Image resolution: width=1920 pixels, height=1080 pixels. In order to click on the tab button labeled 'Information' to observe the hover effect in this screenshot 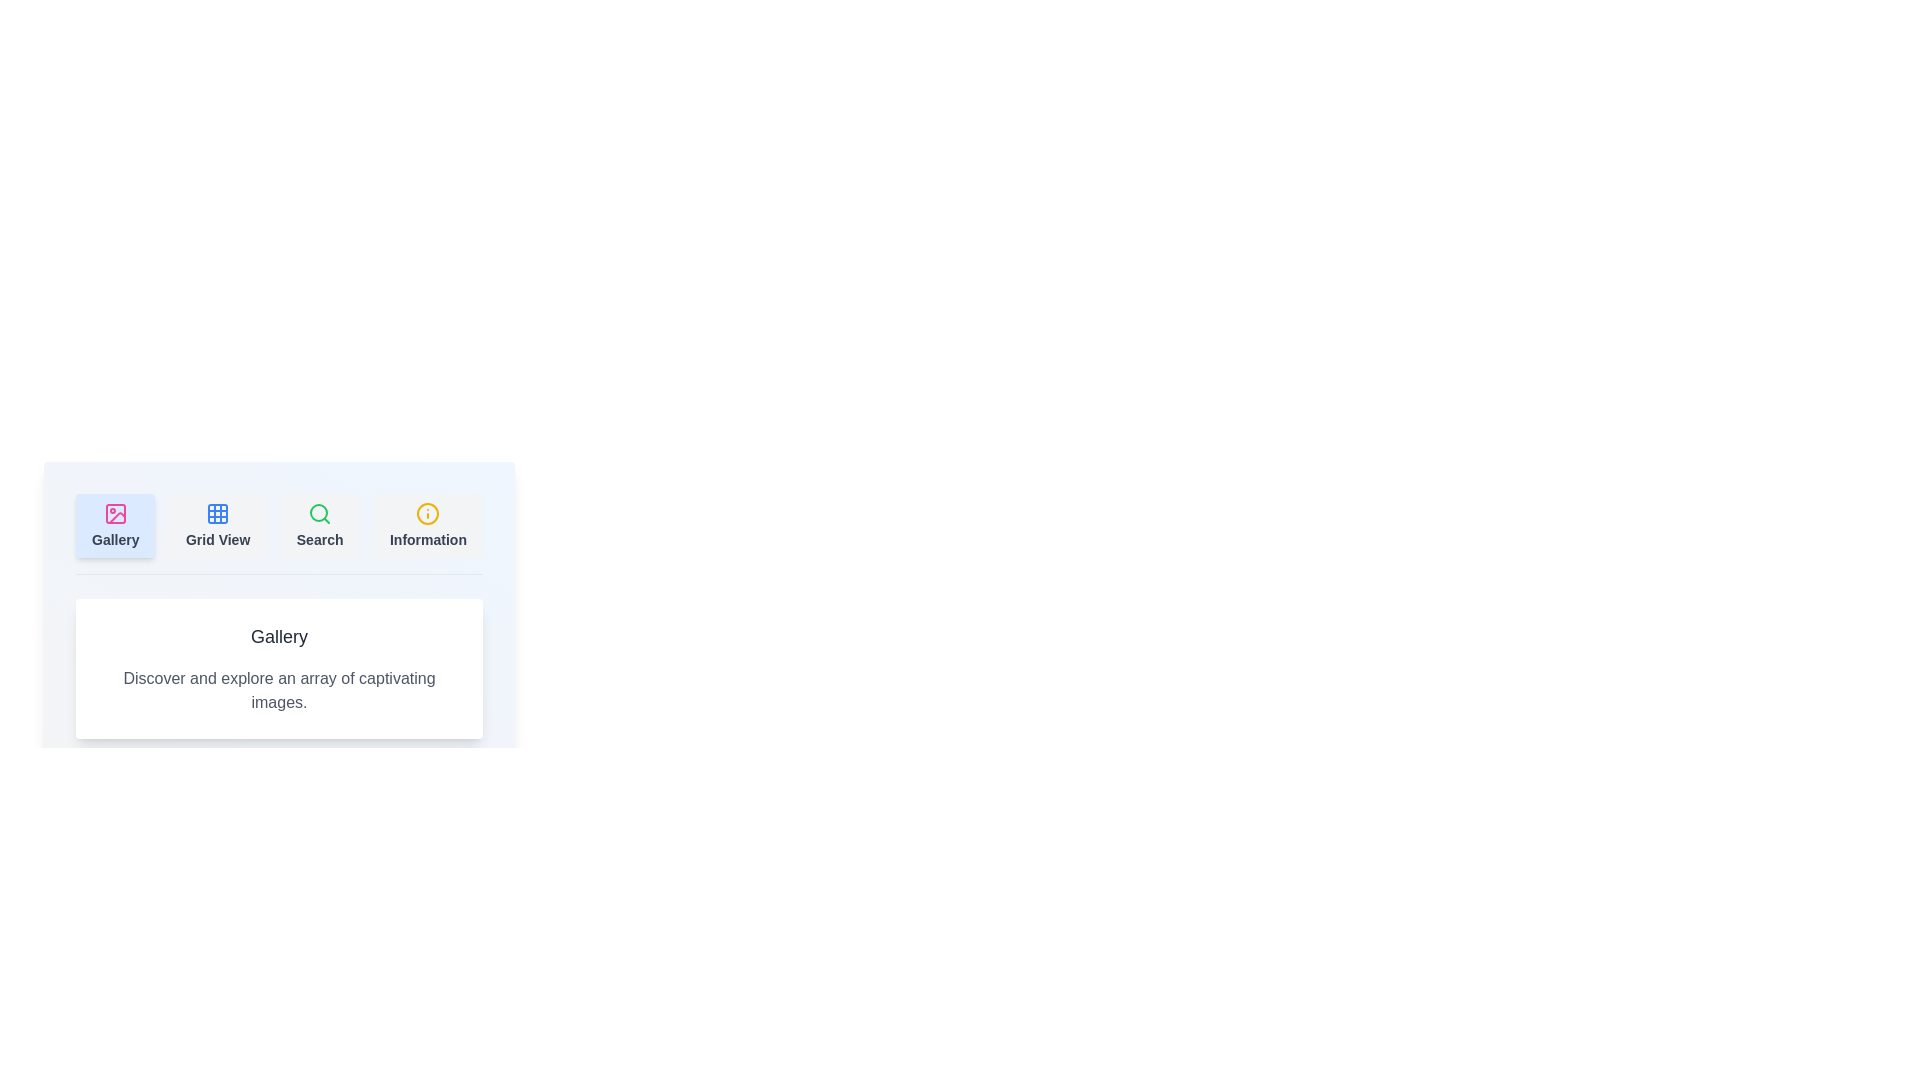, I will do `click(426, 524)`.